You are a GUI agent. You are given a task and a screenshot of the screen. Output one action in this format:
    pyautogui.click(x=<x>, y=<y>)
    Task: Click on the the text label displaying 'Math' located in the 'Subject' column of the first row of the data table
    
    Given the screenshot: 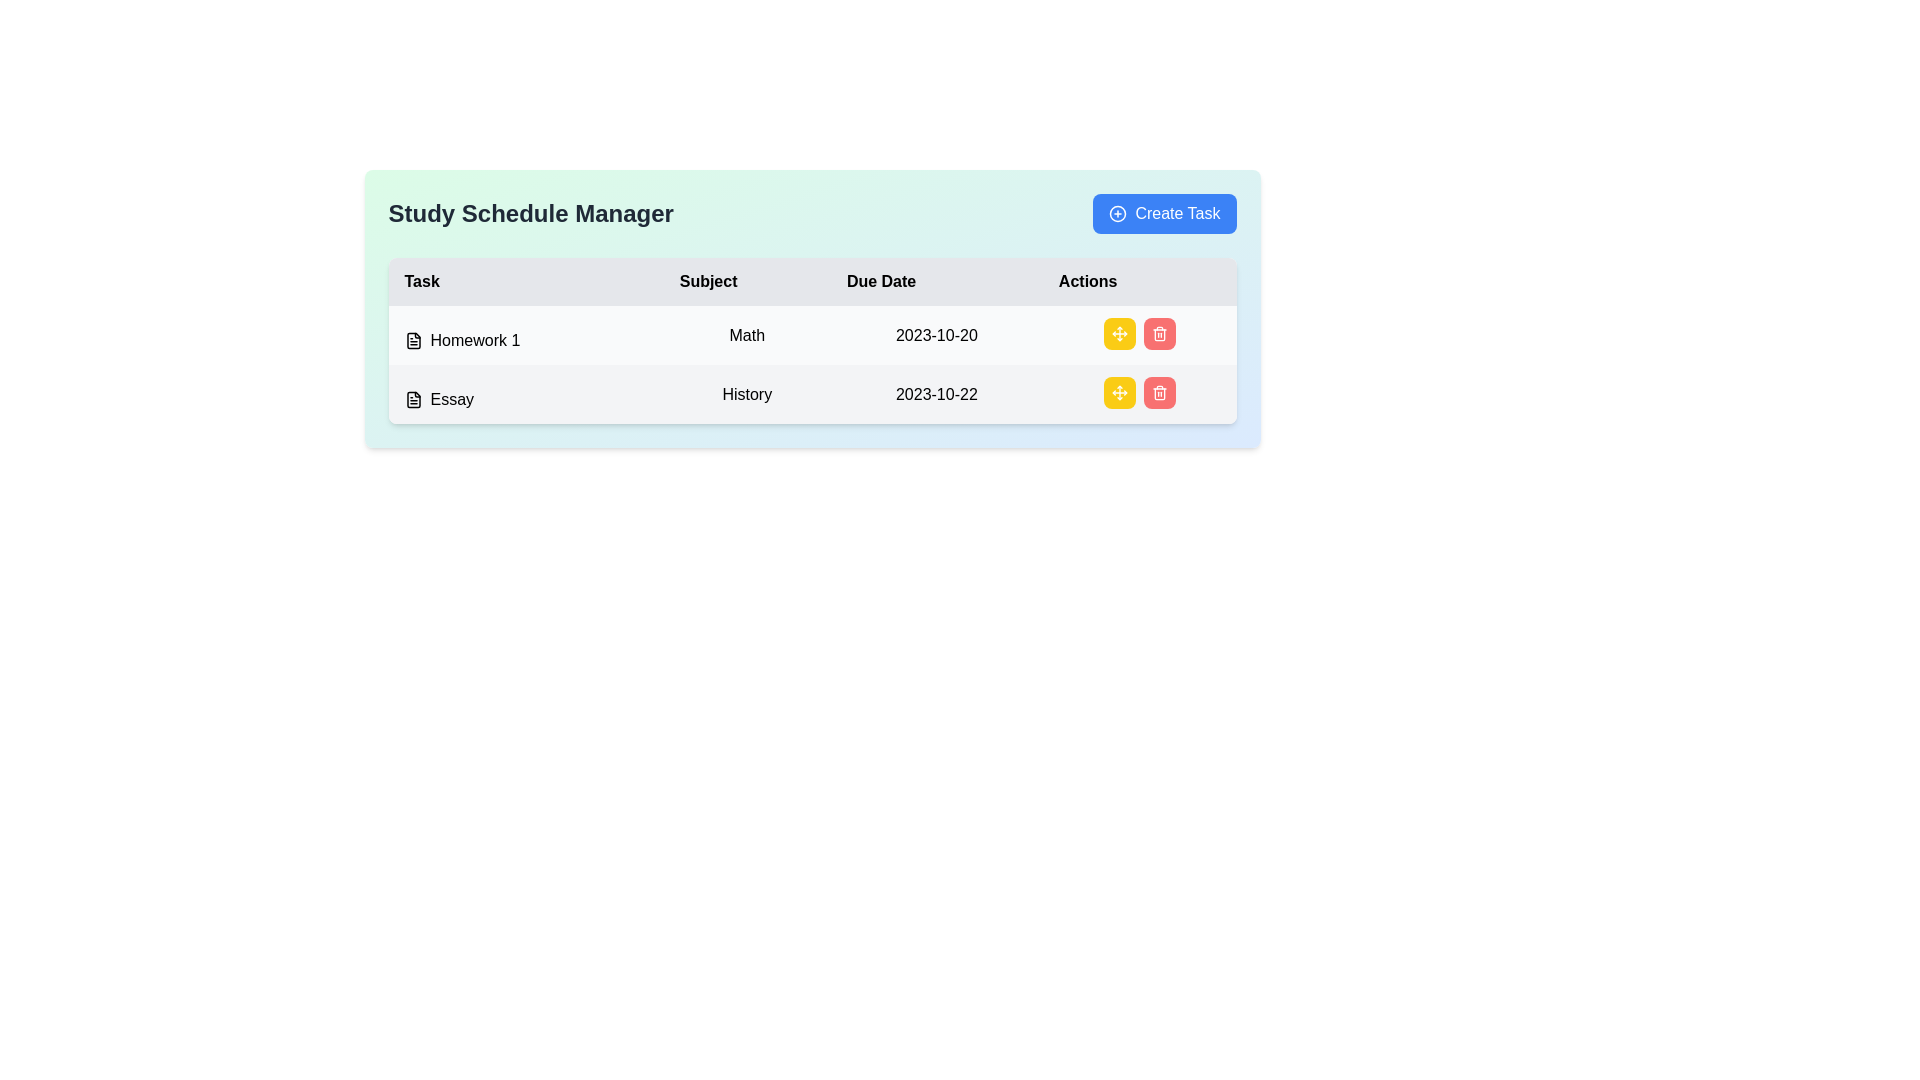 What is the action you would take?
    pyautogui.click(x=746, y=334)
    